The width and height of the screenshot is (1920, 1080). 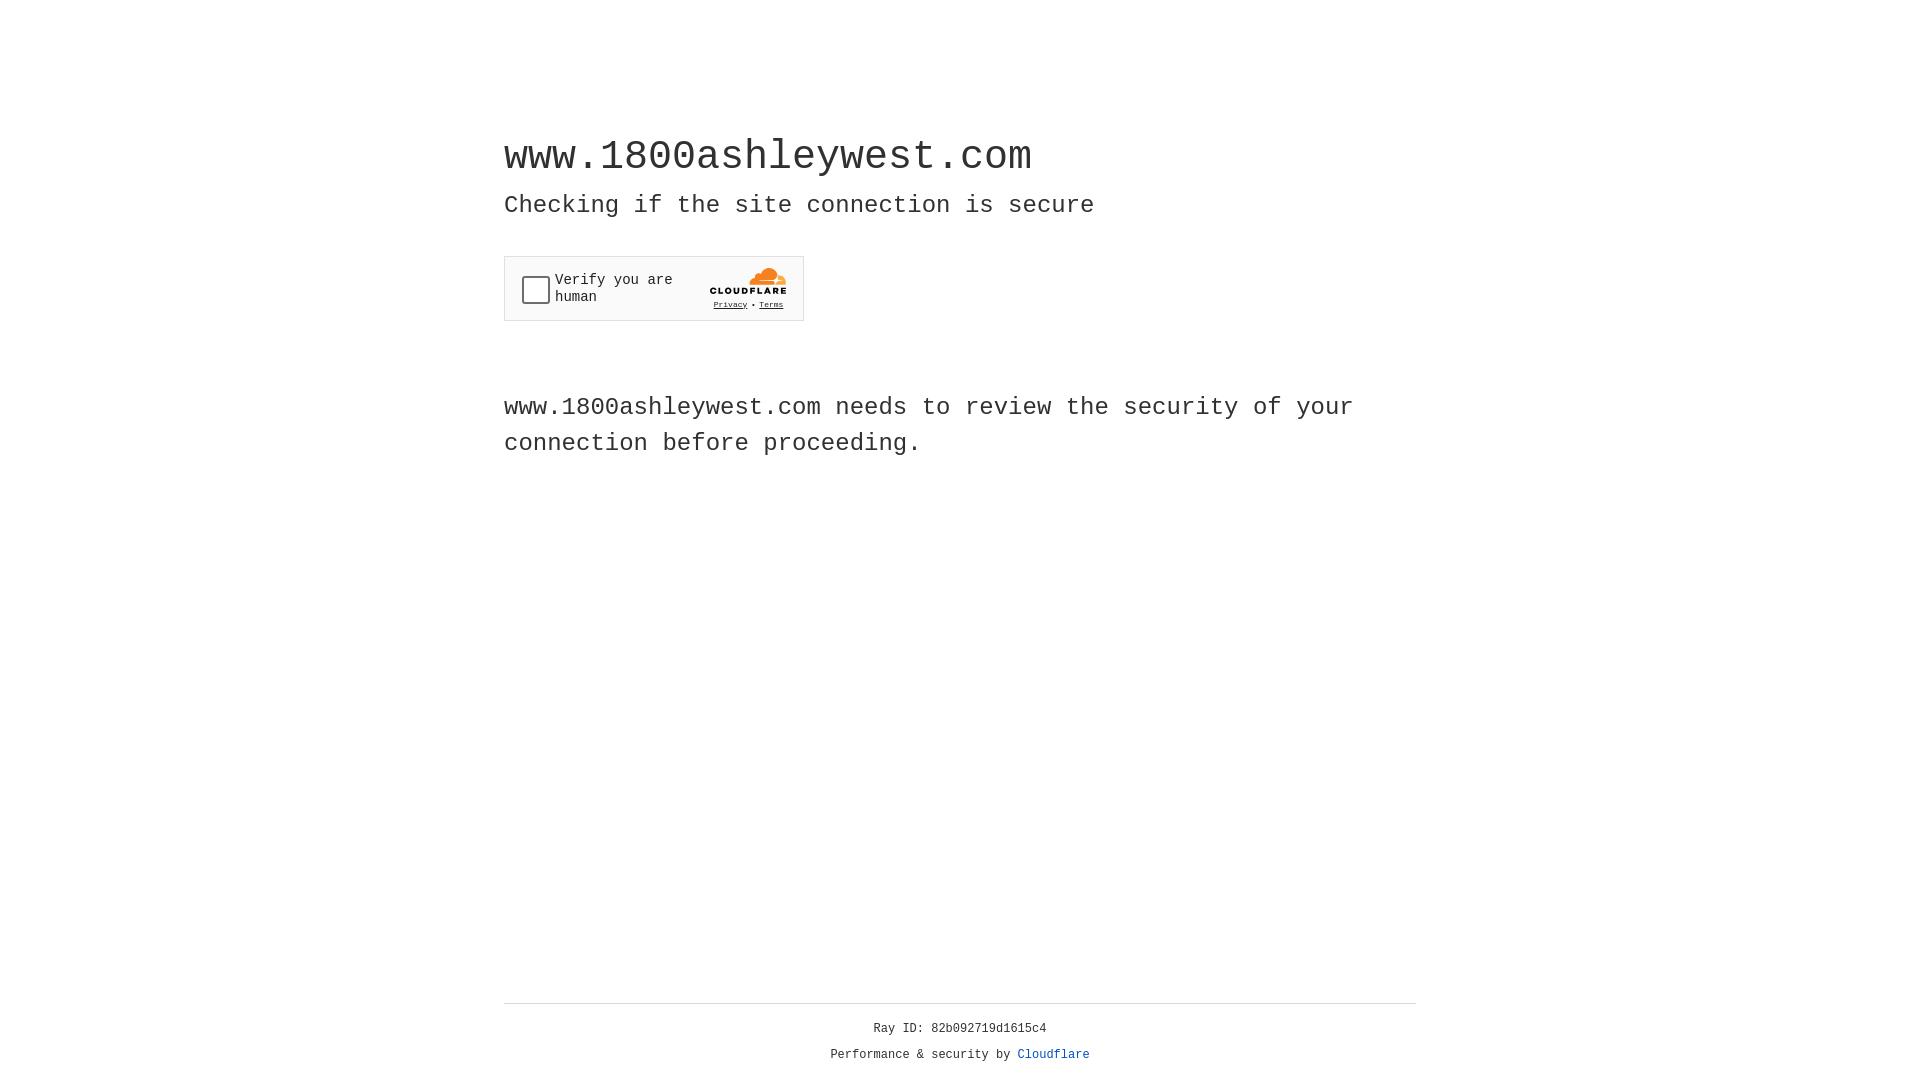 I want to click on 'Widget containing a Cloudflare security challenge', so click(x=653, y=288).